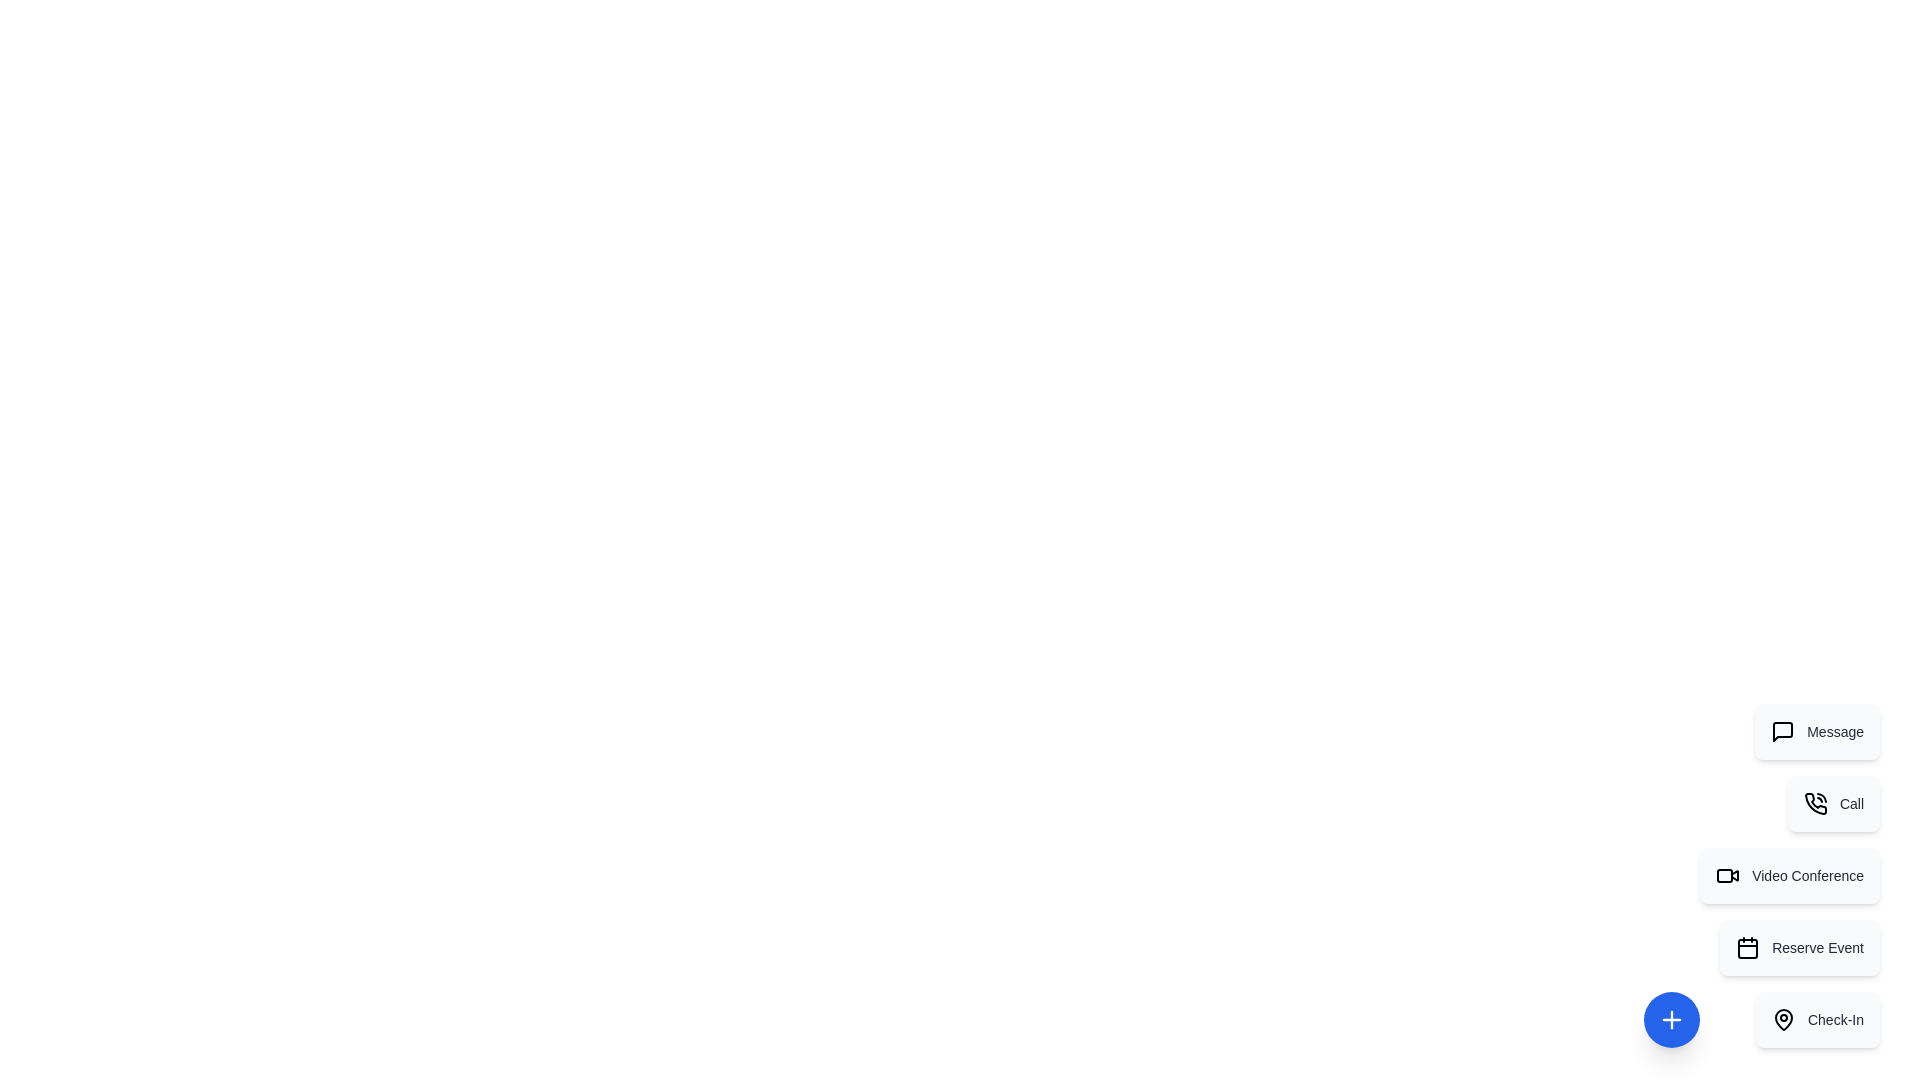 This screenshot has width=1920, height=1080. What do you see at coordinates (1833, 802) in the screenshot?
I see `the action item Call from the menu` at bounding box center [1833, 802].